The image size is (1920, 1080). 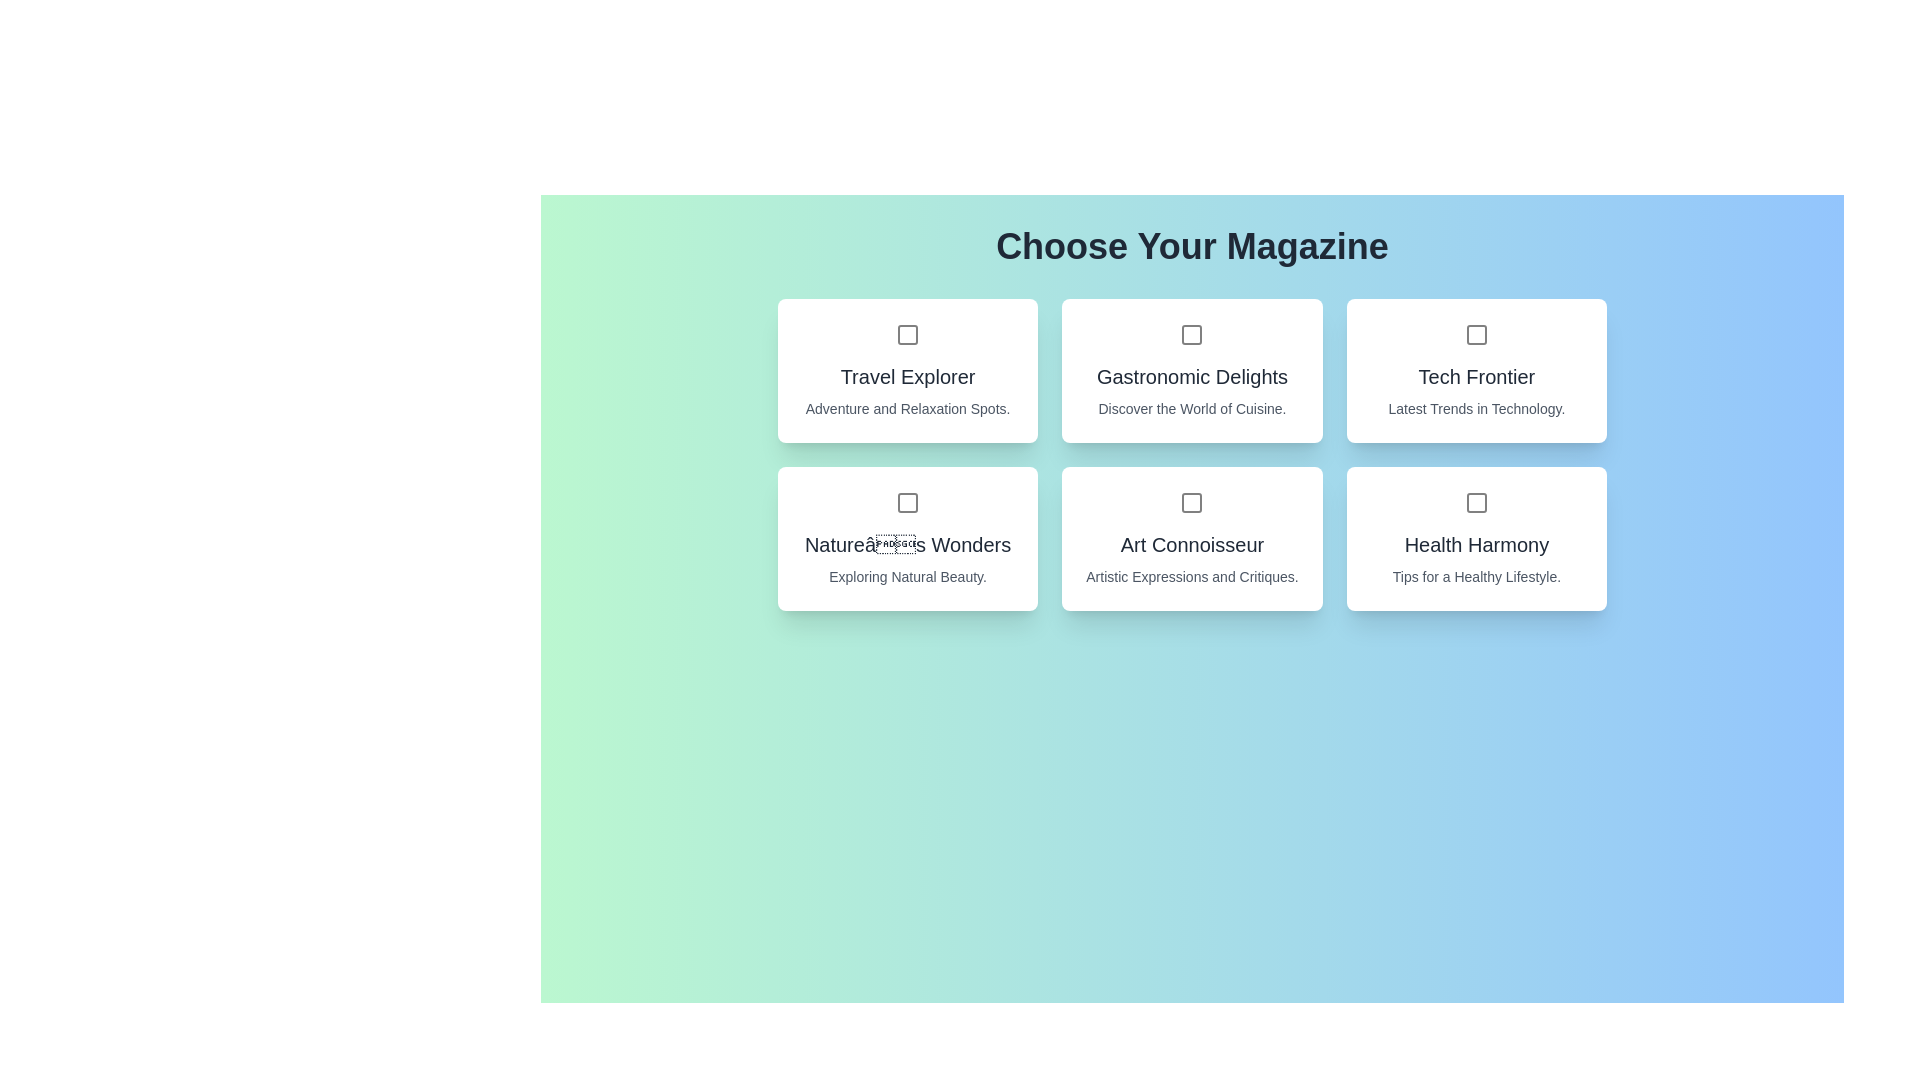 What do you see at coordinates (906, 538) in the screenshot?
I see `the magazine card titled 'Nature’s Wonders' to observe its hover effect` at bounding box center [906, 538].